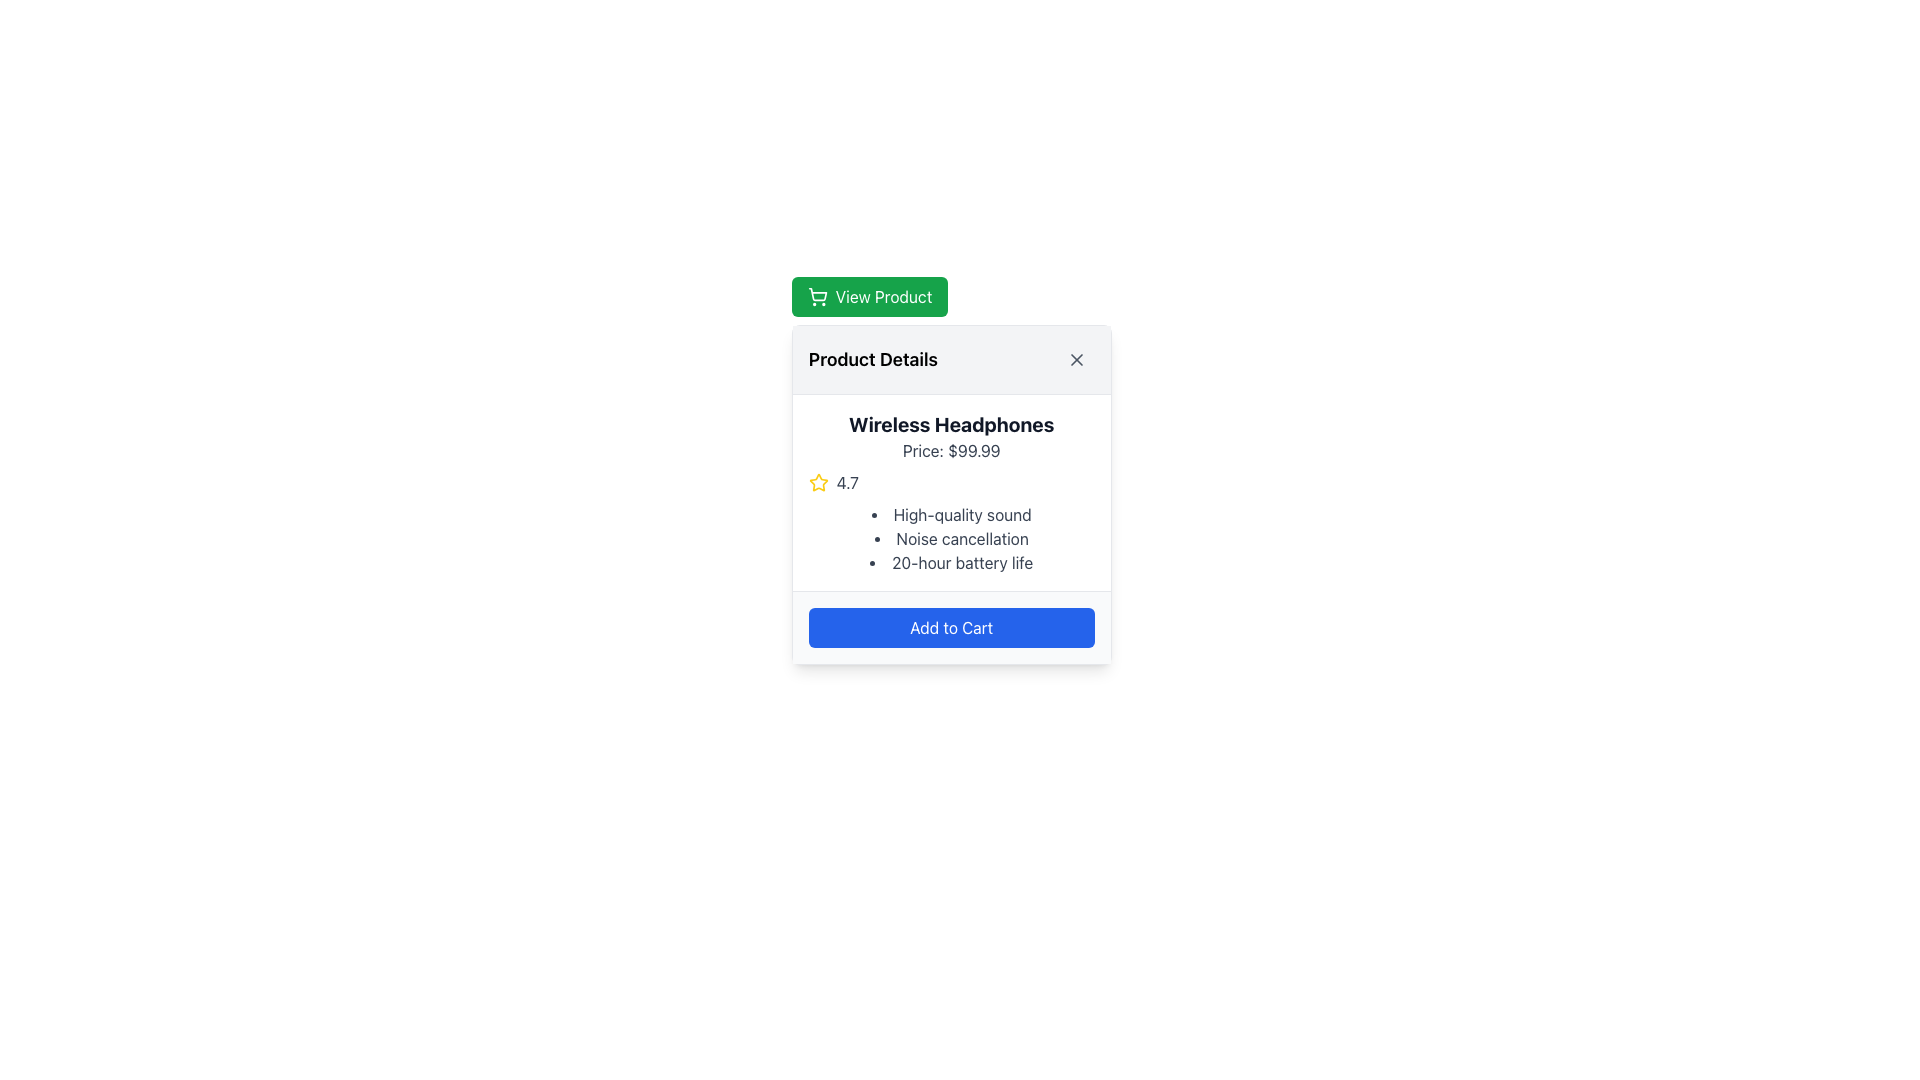 The width and height of the screenshot is (1920, 1080). Describe the element at coordinates (869, 297) in the screenshot. I see `the button located at the top of the 'Product Details' card` at that location.